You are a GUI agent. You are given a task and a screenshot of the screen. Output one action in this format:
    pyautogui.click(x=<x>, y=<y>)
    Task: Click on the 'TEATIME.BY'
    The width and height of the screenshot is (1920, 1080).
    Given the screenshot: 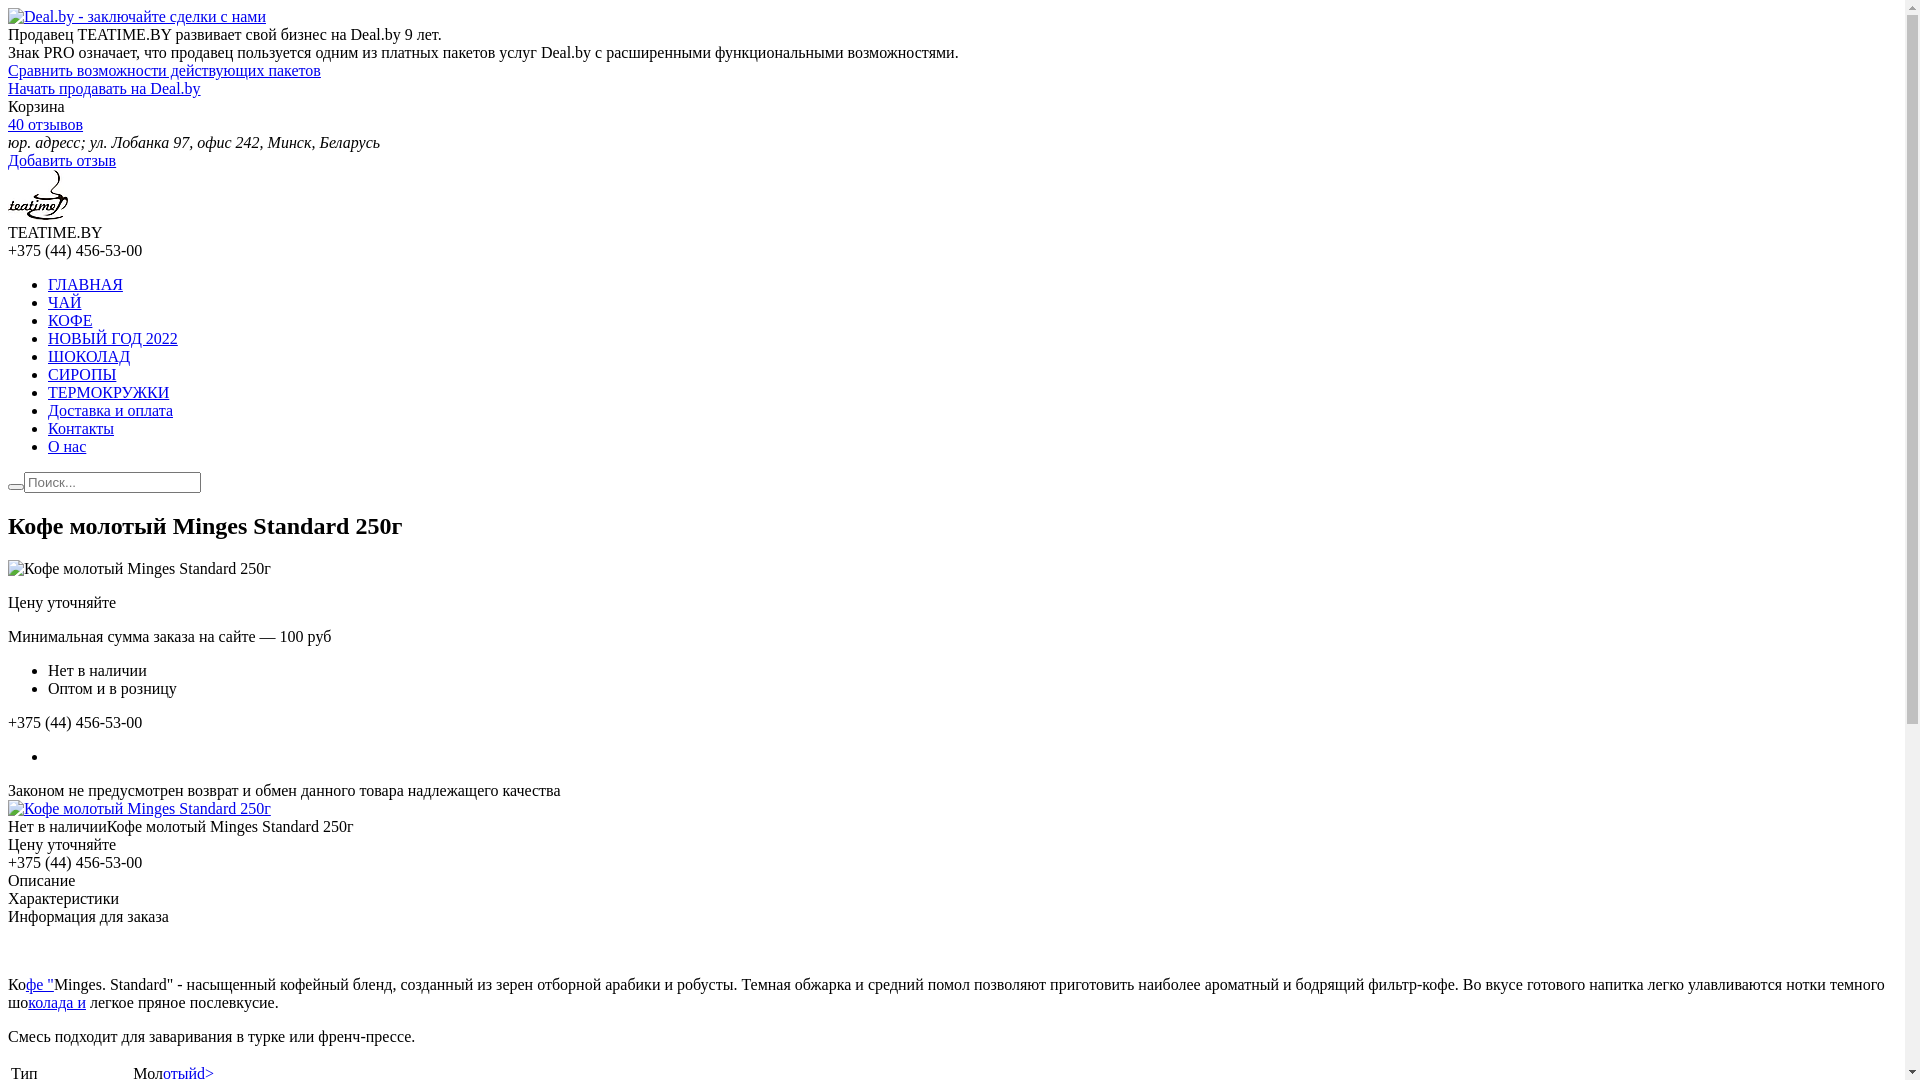 What is the action you would take?
    pyautogui.click(x=38, y=214)
    